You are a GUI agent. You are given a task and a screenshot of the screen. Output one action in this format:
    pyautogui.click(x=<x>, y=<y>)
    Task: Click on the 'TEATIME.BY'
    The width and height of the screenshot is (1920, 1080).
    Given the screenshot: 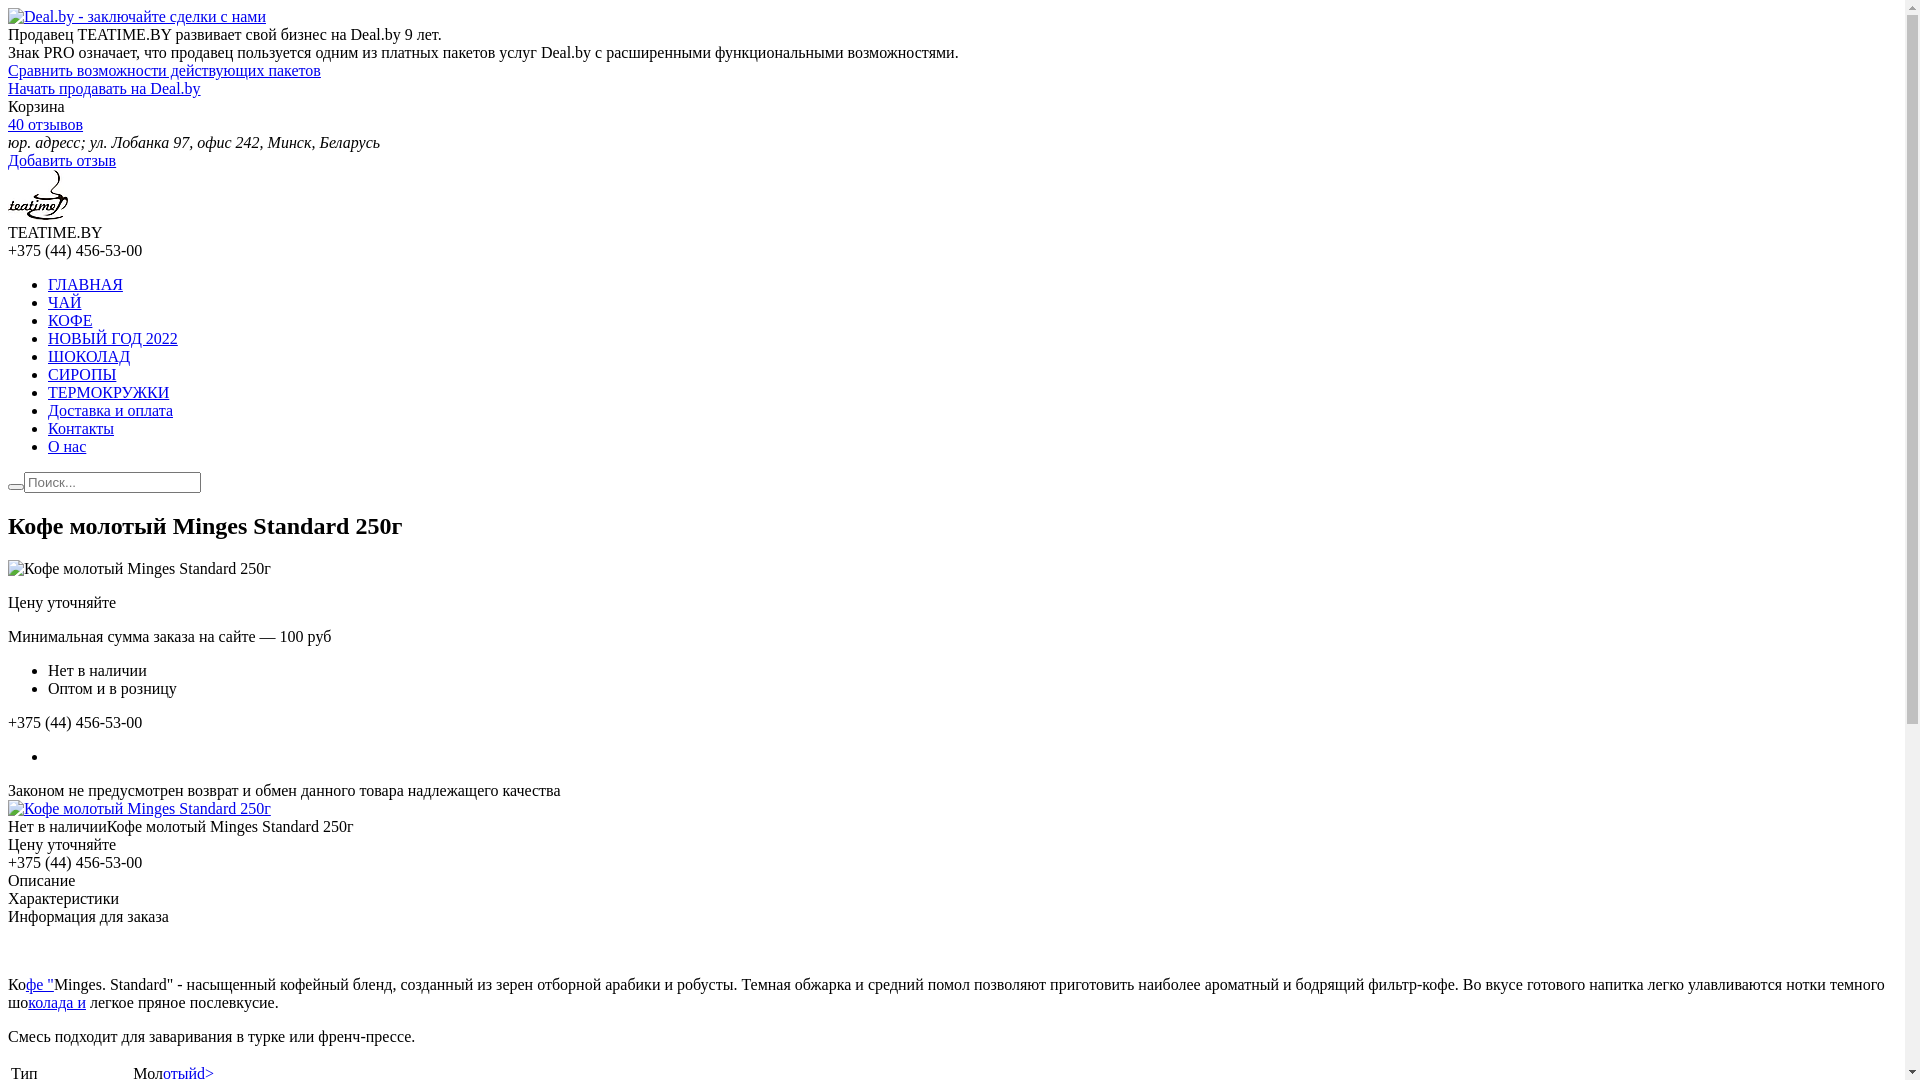 What is the action you would take?
    pyautogui.click(x=38, y=214)
    